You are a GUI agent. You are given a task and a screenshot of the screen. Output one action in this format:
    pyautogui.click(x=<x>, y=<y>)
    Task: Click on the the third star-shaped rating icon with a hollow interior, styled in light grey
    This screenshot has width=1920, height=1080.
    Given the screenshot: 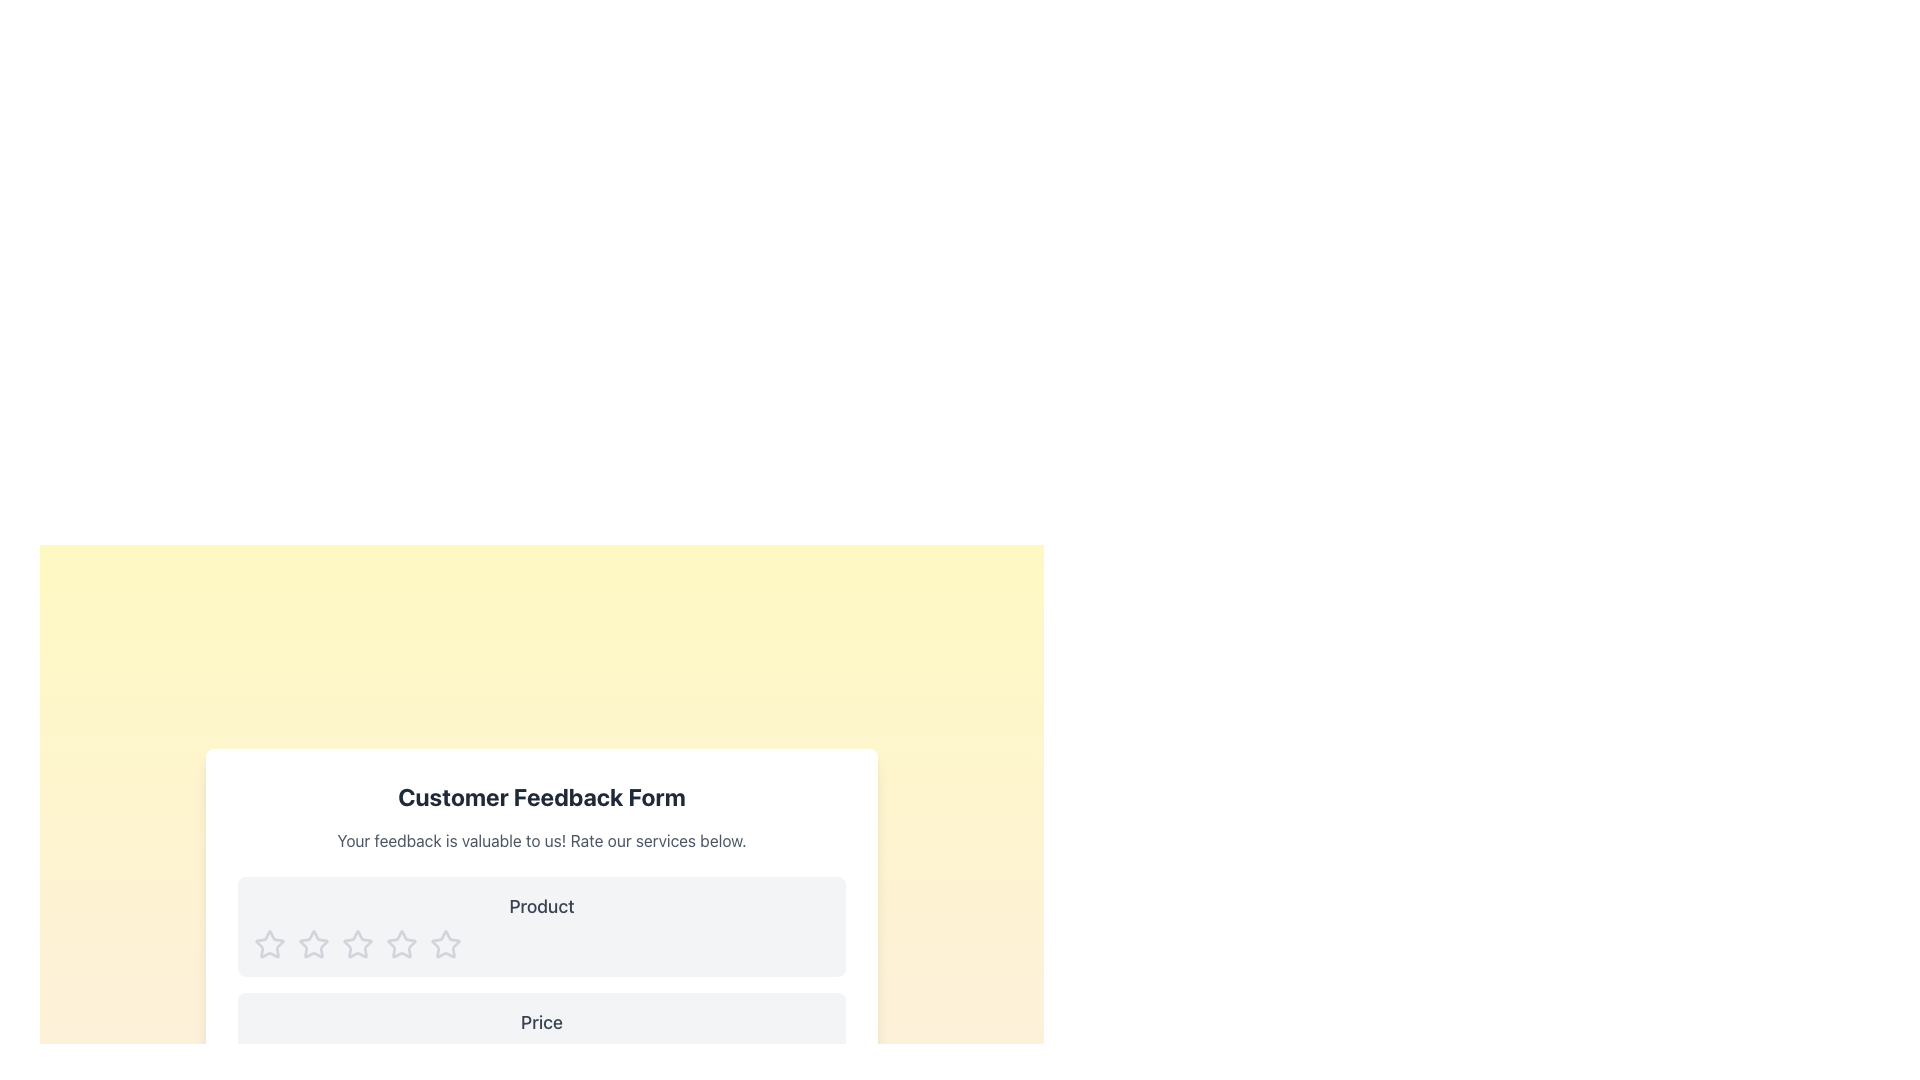 What is the action you would take?
    pyautogui.click(x=401, y=944)
    